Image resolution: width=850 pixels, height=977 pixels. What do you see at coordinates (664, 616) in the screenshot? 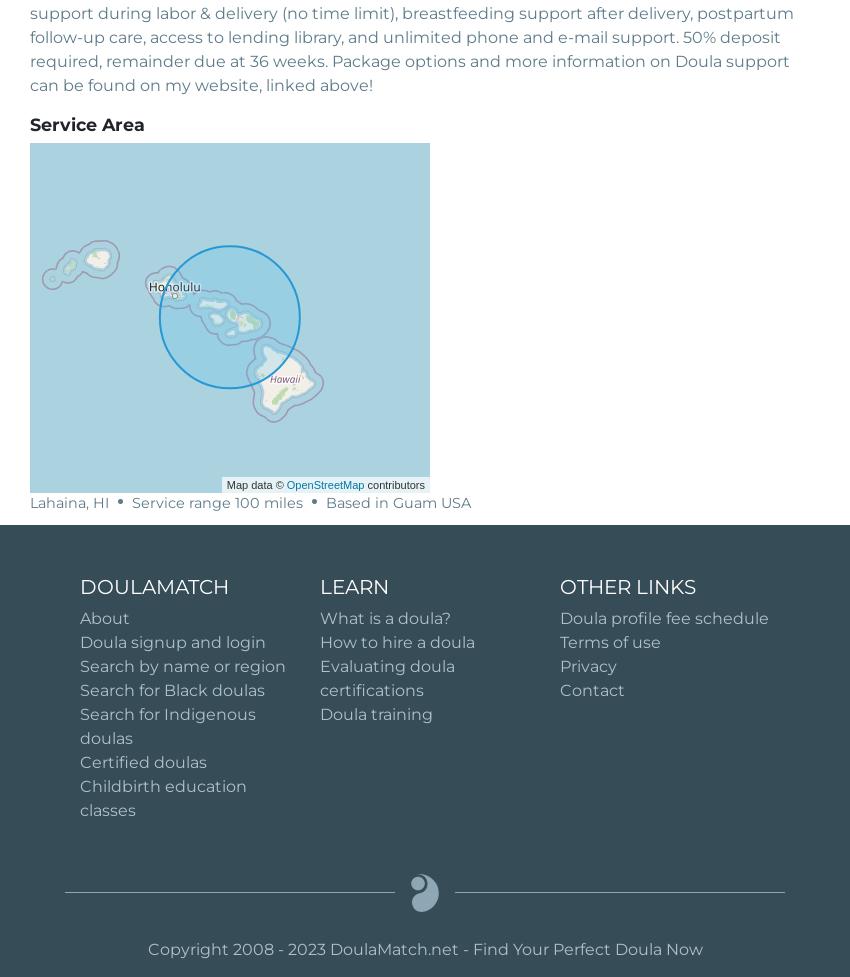
I see `'Doula profile fee schedule'` at bounding box center [664, 616].